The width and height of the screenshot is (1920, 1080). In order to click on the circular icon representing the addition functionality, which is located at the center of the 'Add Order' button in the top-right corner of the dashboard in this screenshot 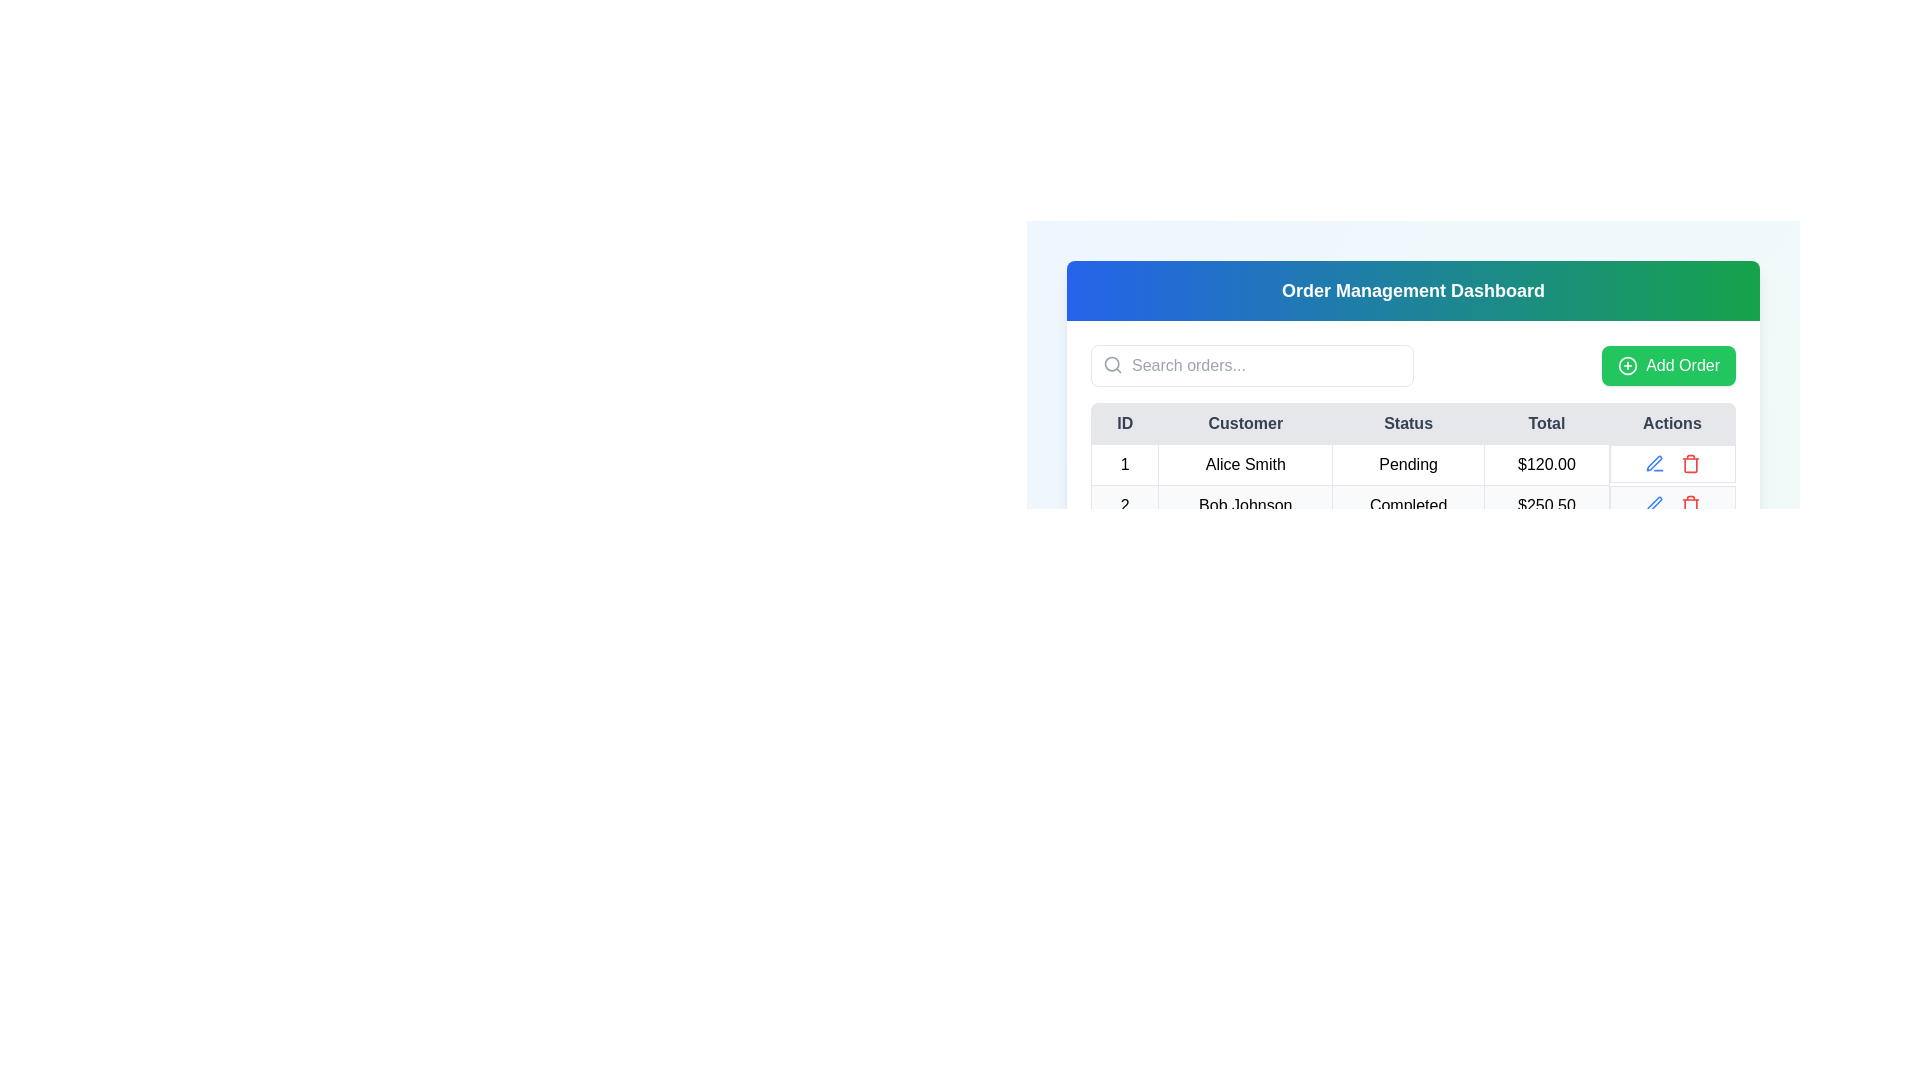, I will do `click(1628, 366)`.